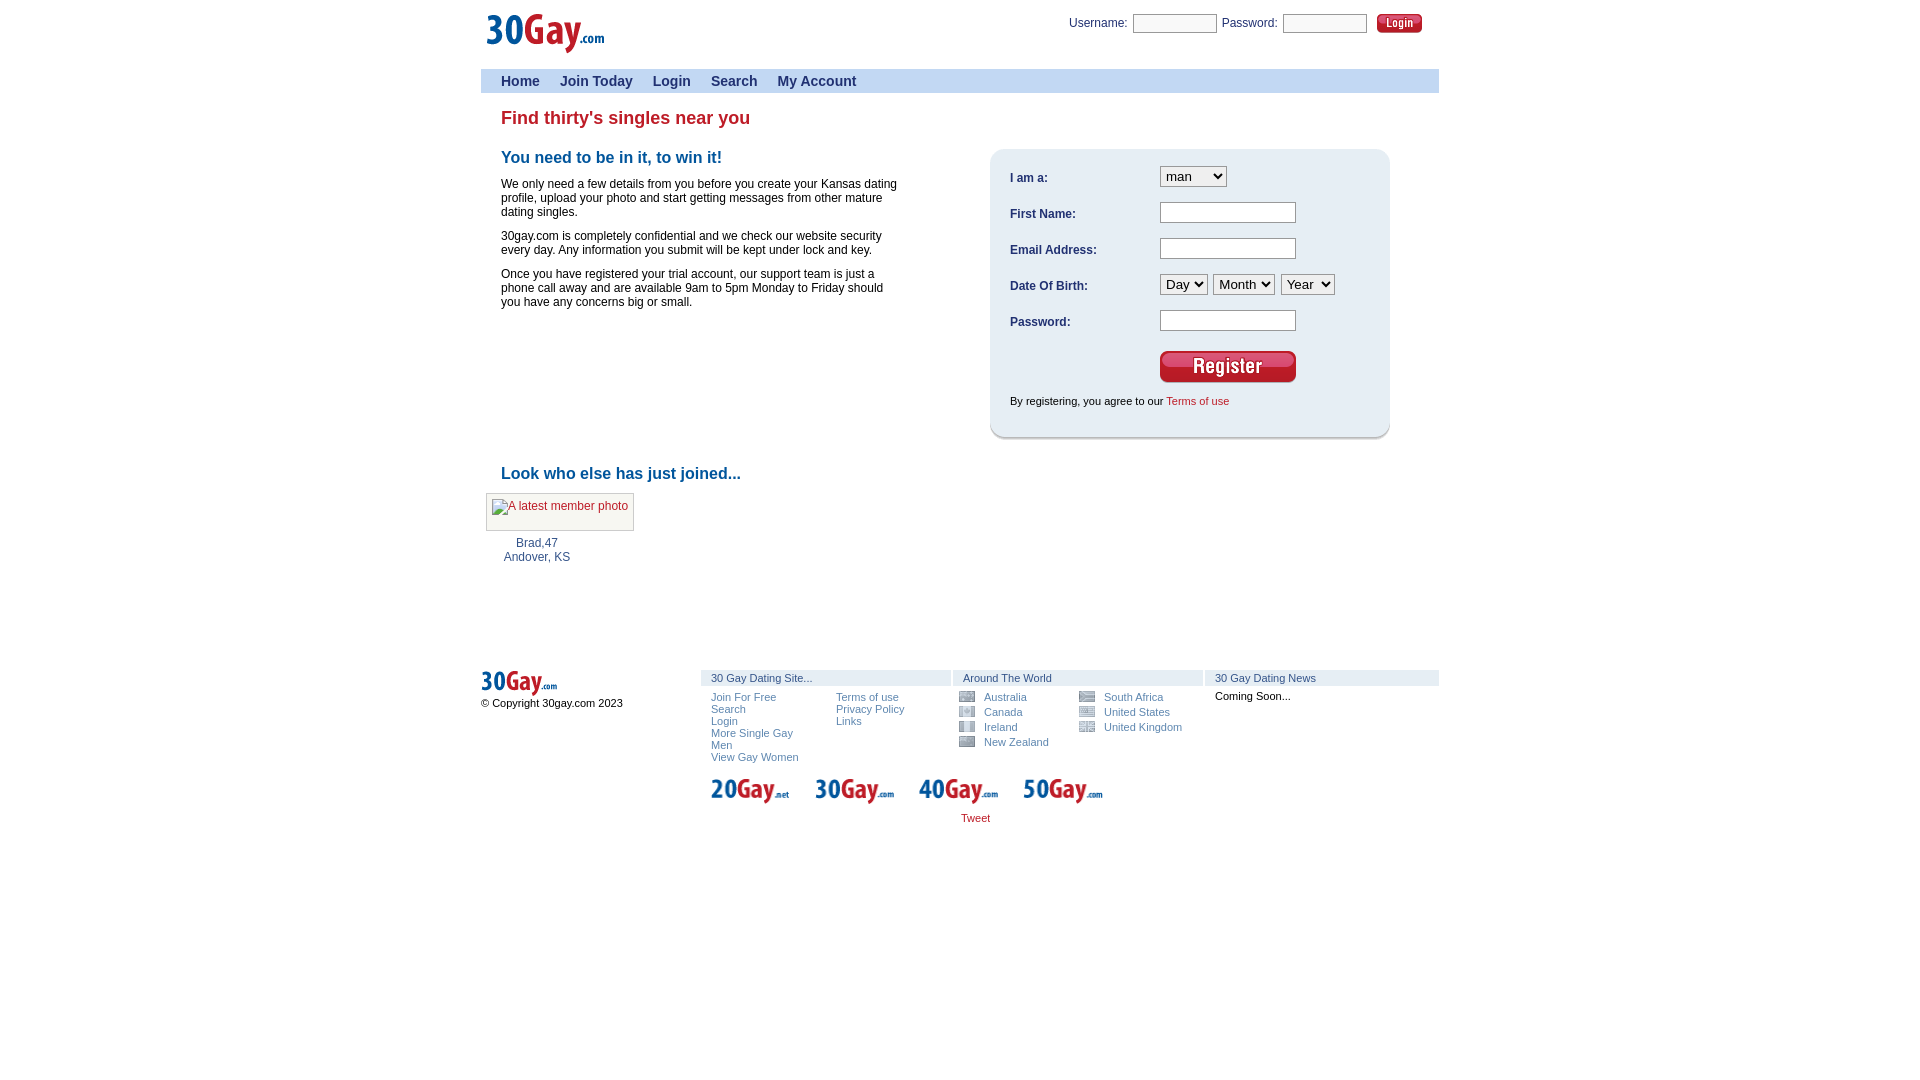 This screenshot has width=1920, height=1080. Describe the element at coordinates (710, 708) in the screenshot. I see `'Search'` at that location.